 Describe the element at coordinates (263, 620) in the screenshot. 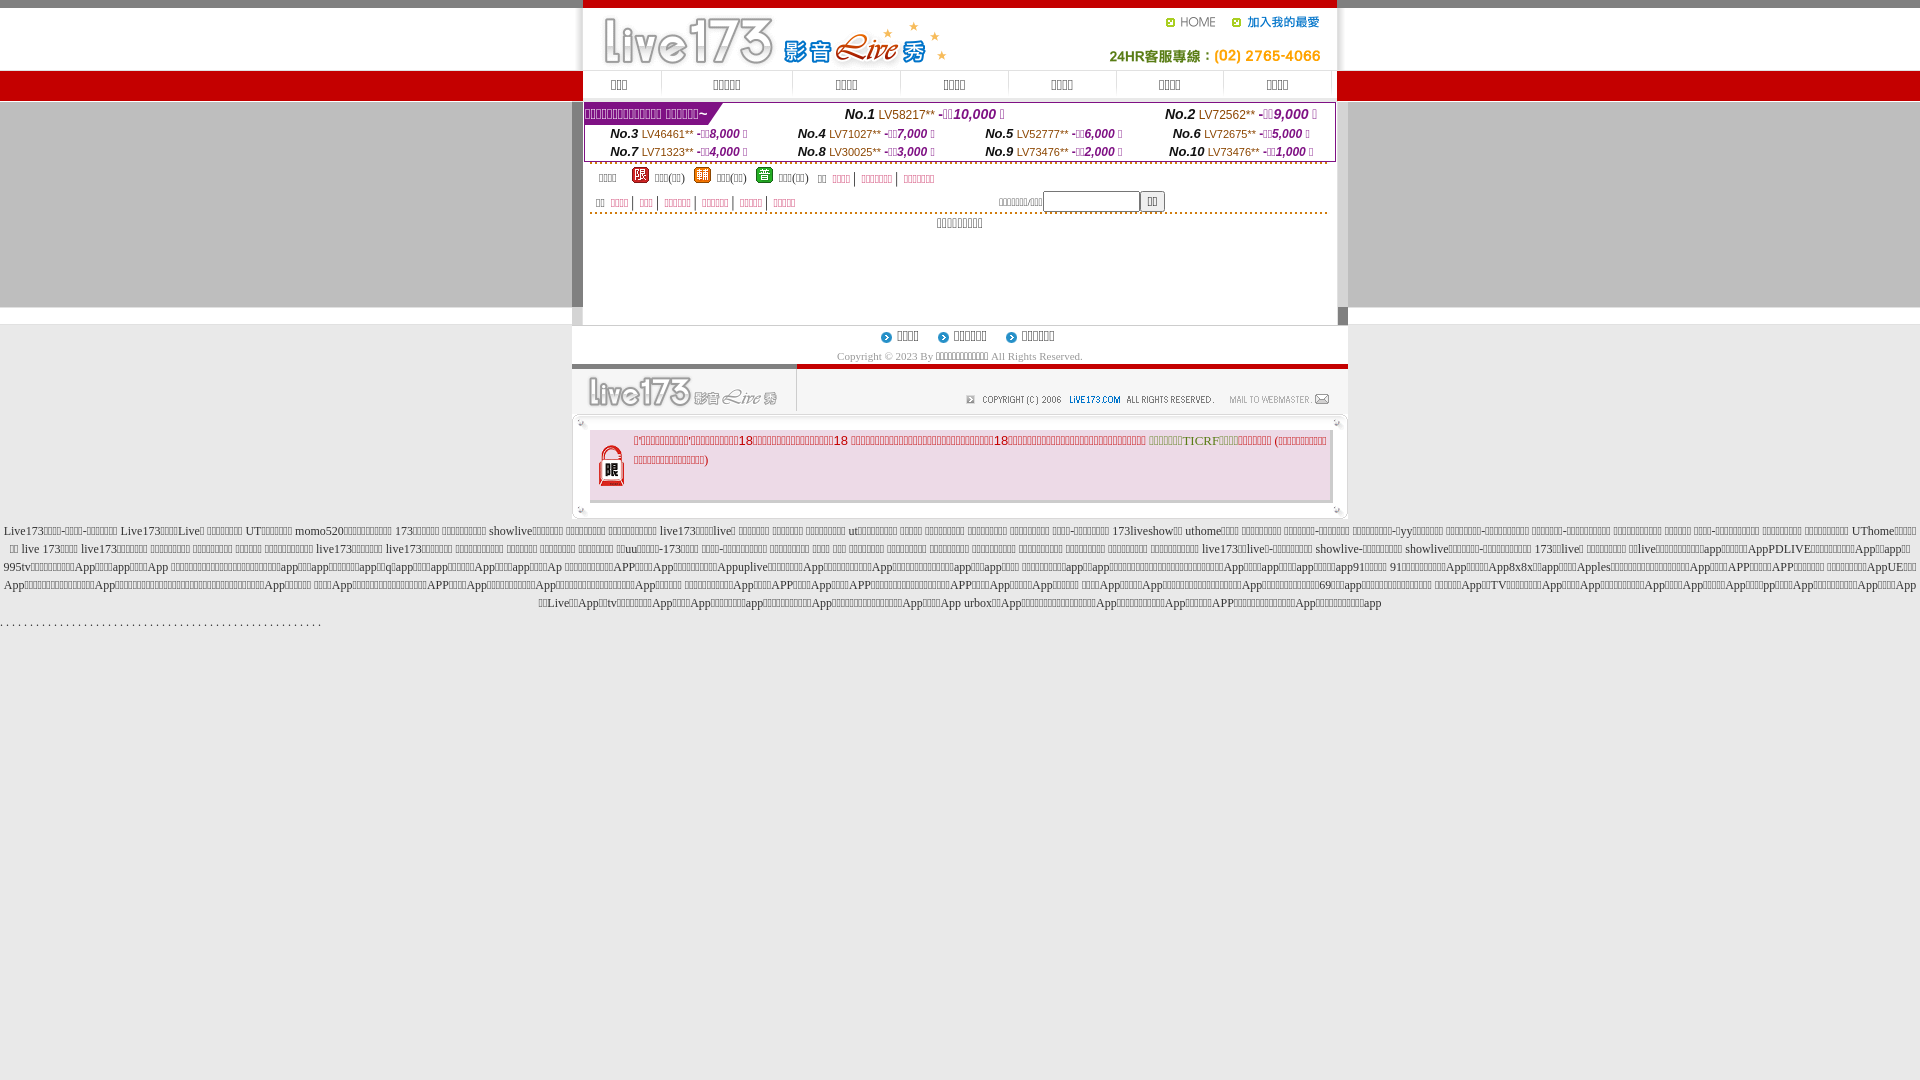

I see `'.'` at that location.